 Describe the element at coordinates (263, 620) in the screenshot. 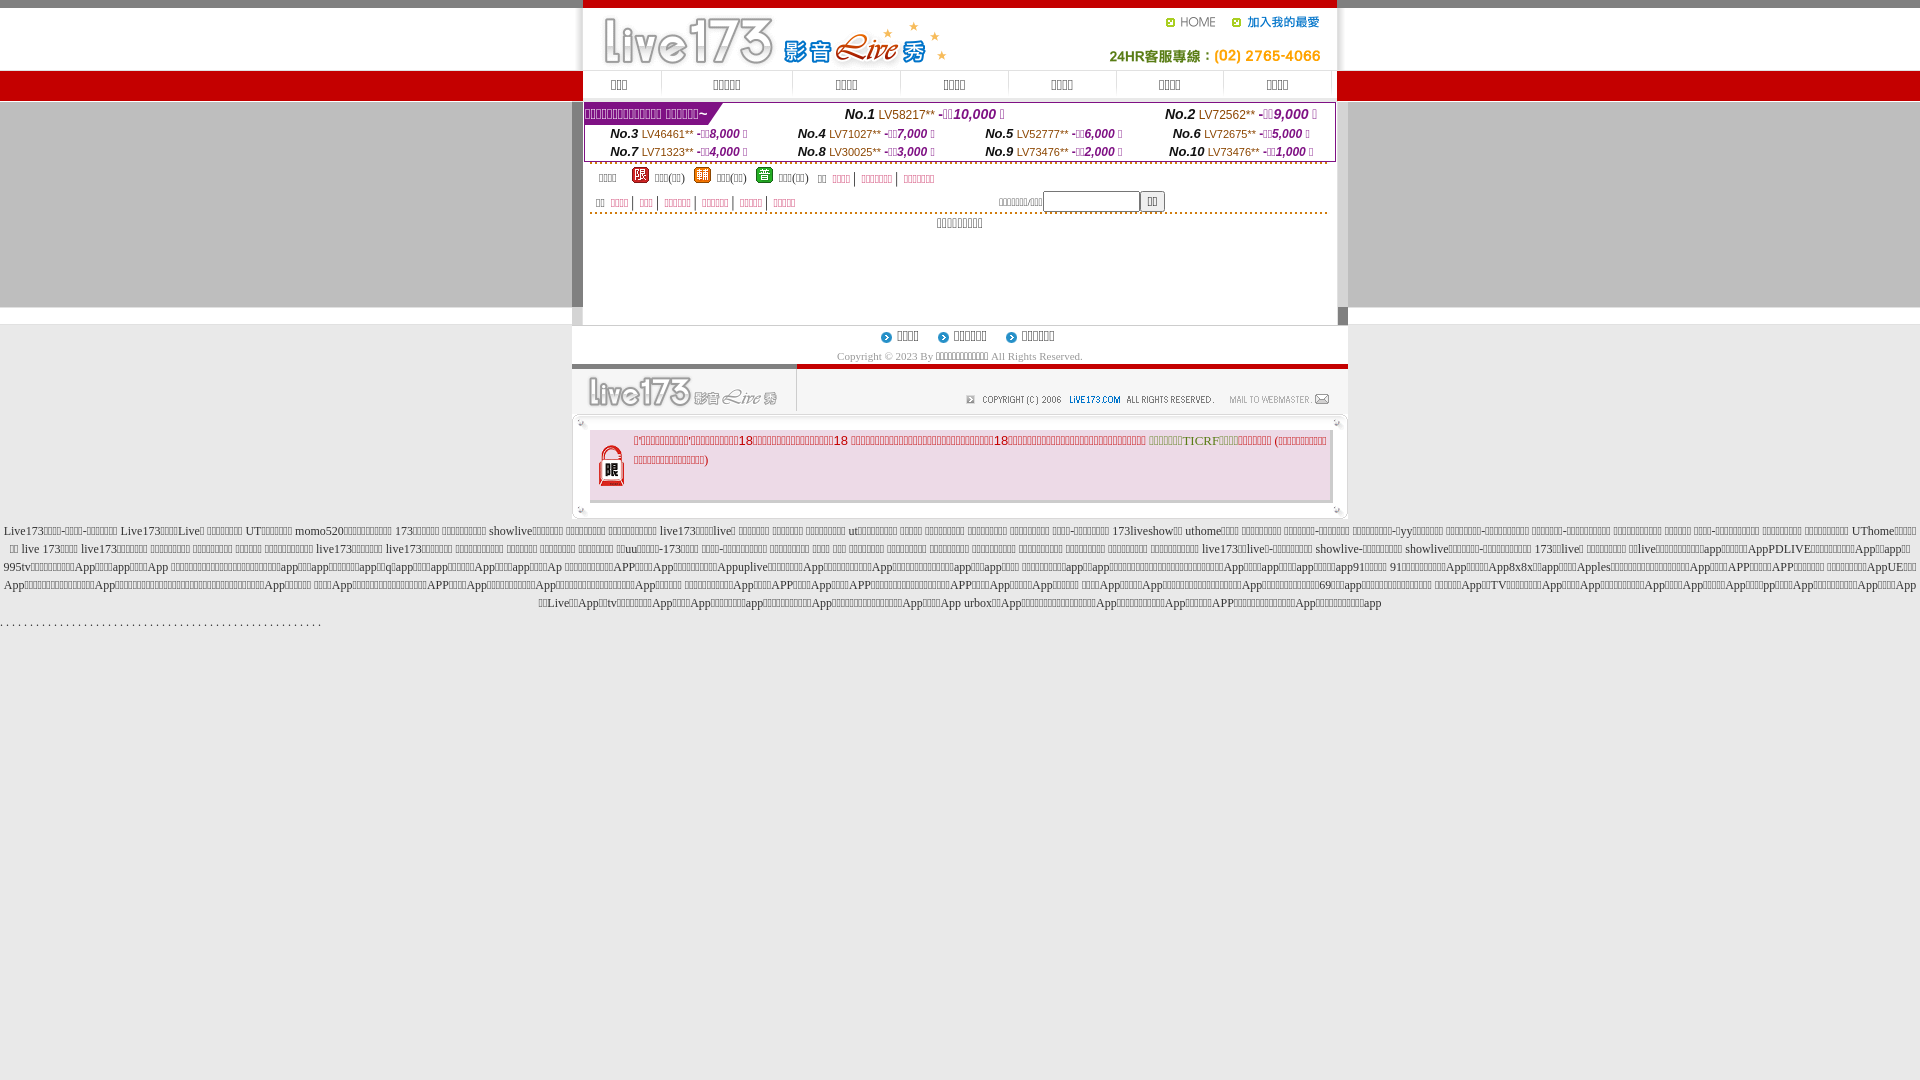

I see `'.'` at that location.